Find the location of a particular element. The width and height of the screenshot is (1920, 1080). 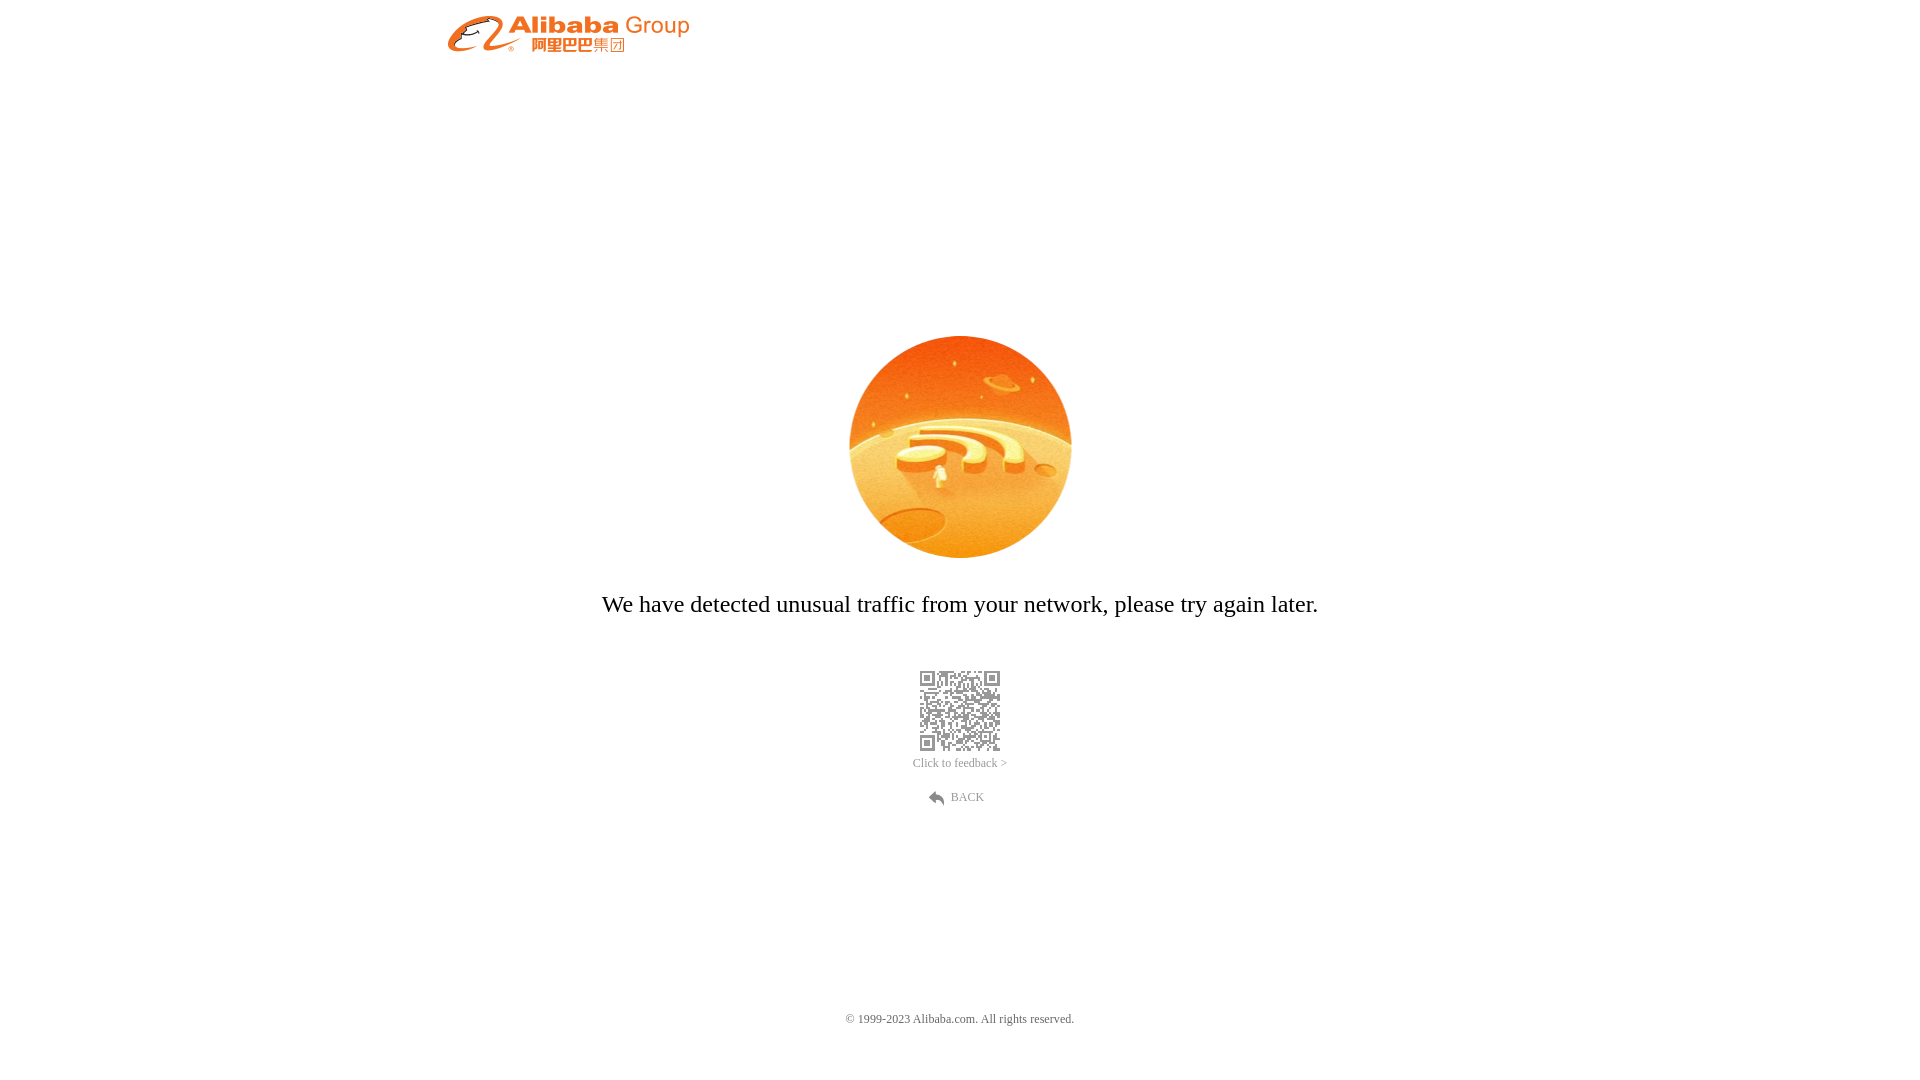

'BACK' is located at coordinates (960, 794).